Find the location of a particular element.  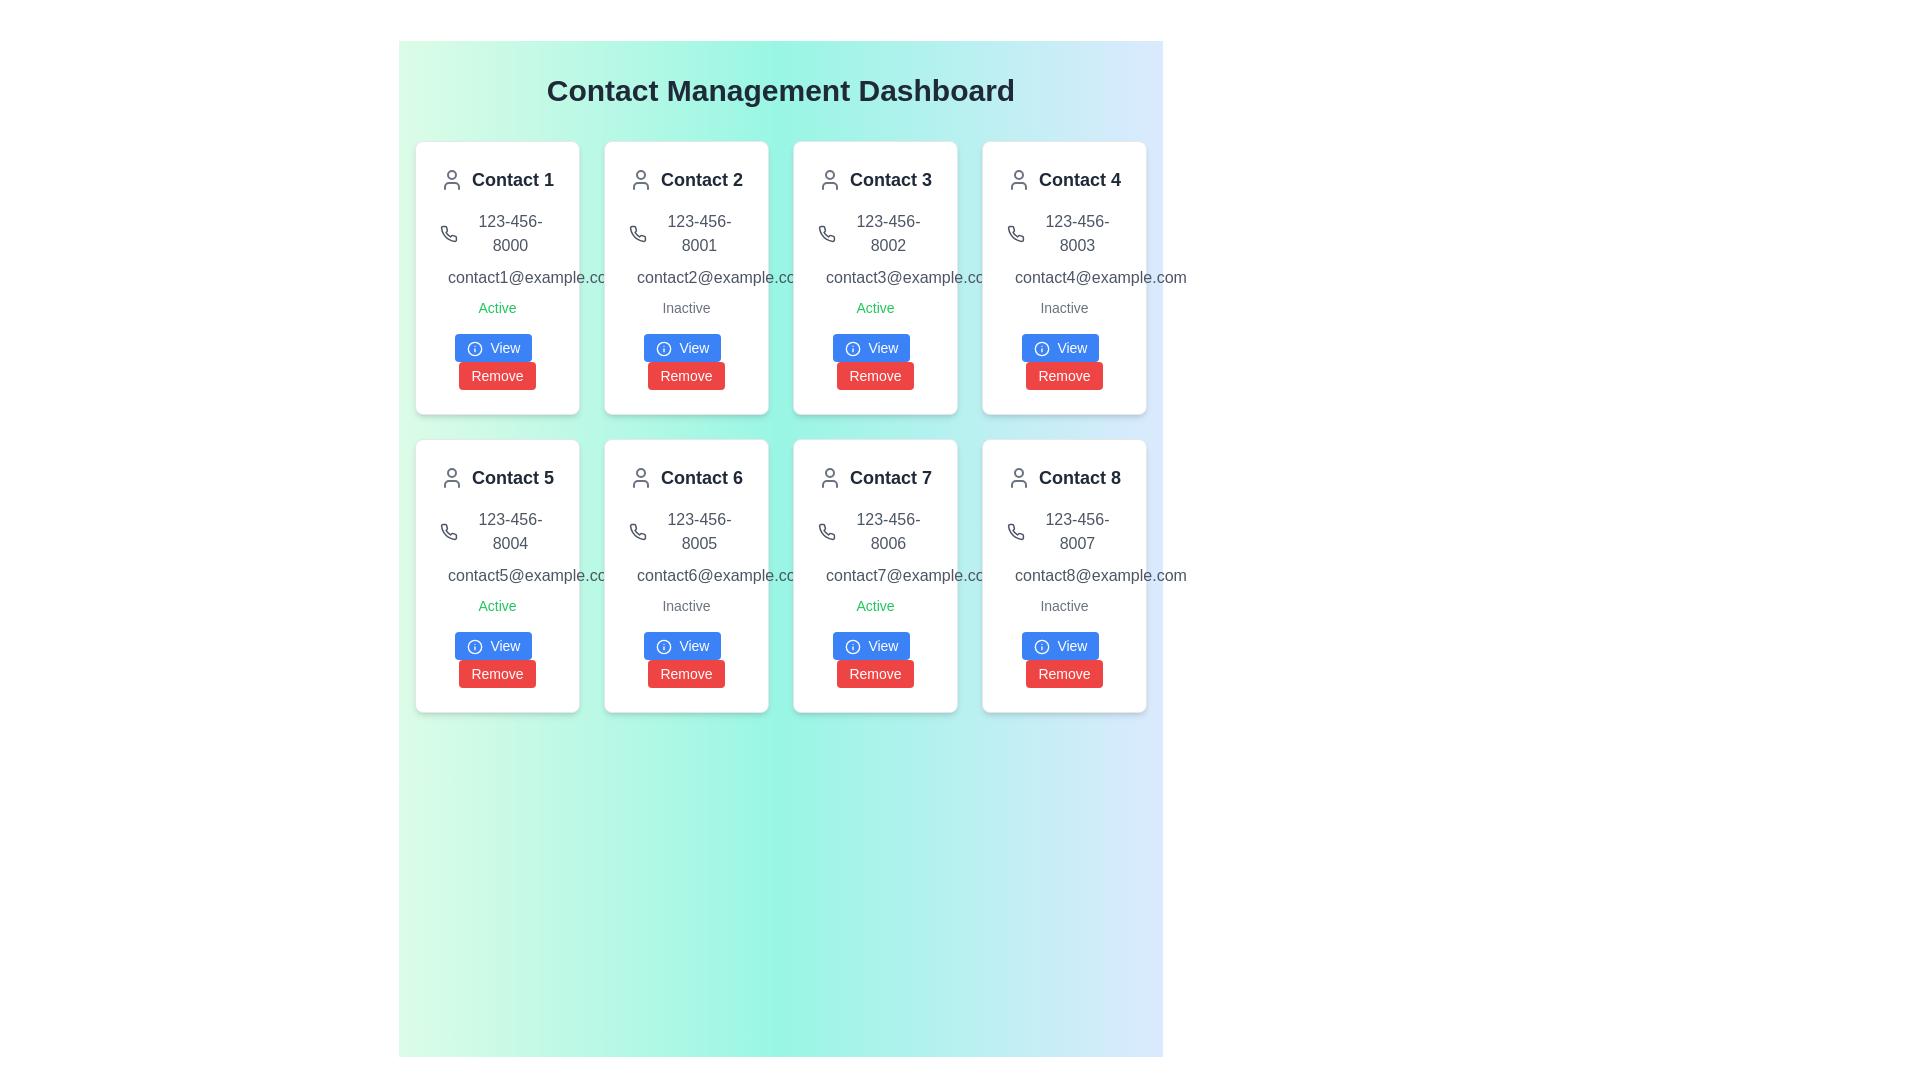

the 'Remove' button, which has a red background and white text, located in the lower-right section of the card layout for 'Contact 7' is located at coordinates (874, 674).